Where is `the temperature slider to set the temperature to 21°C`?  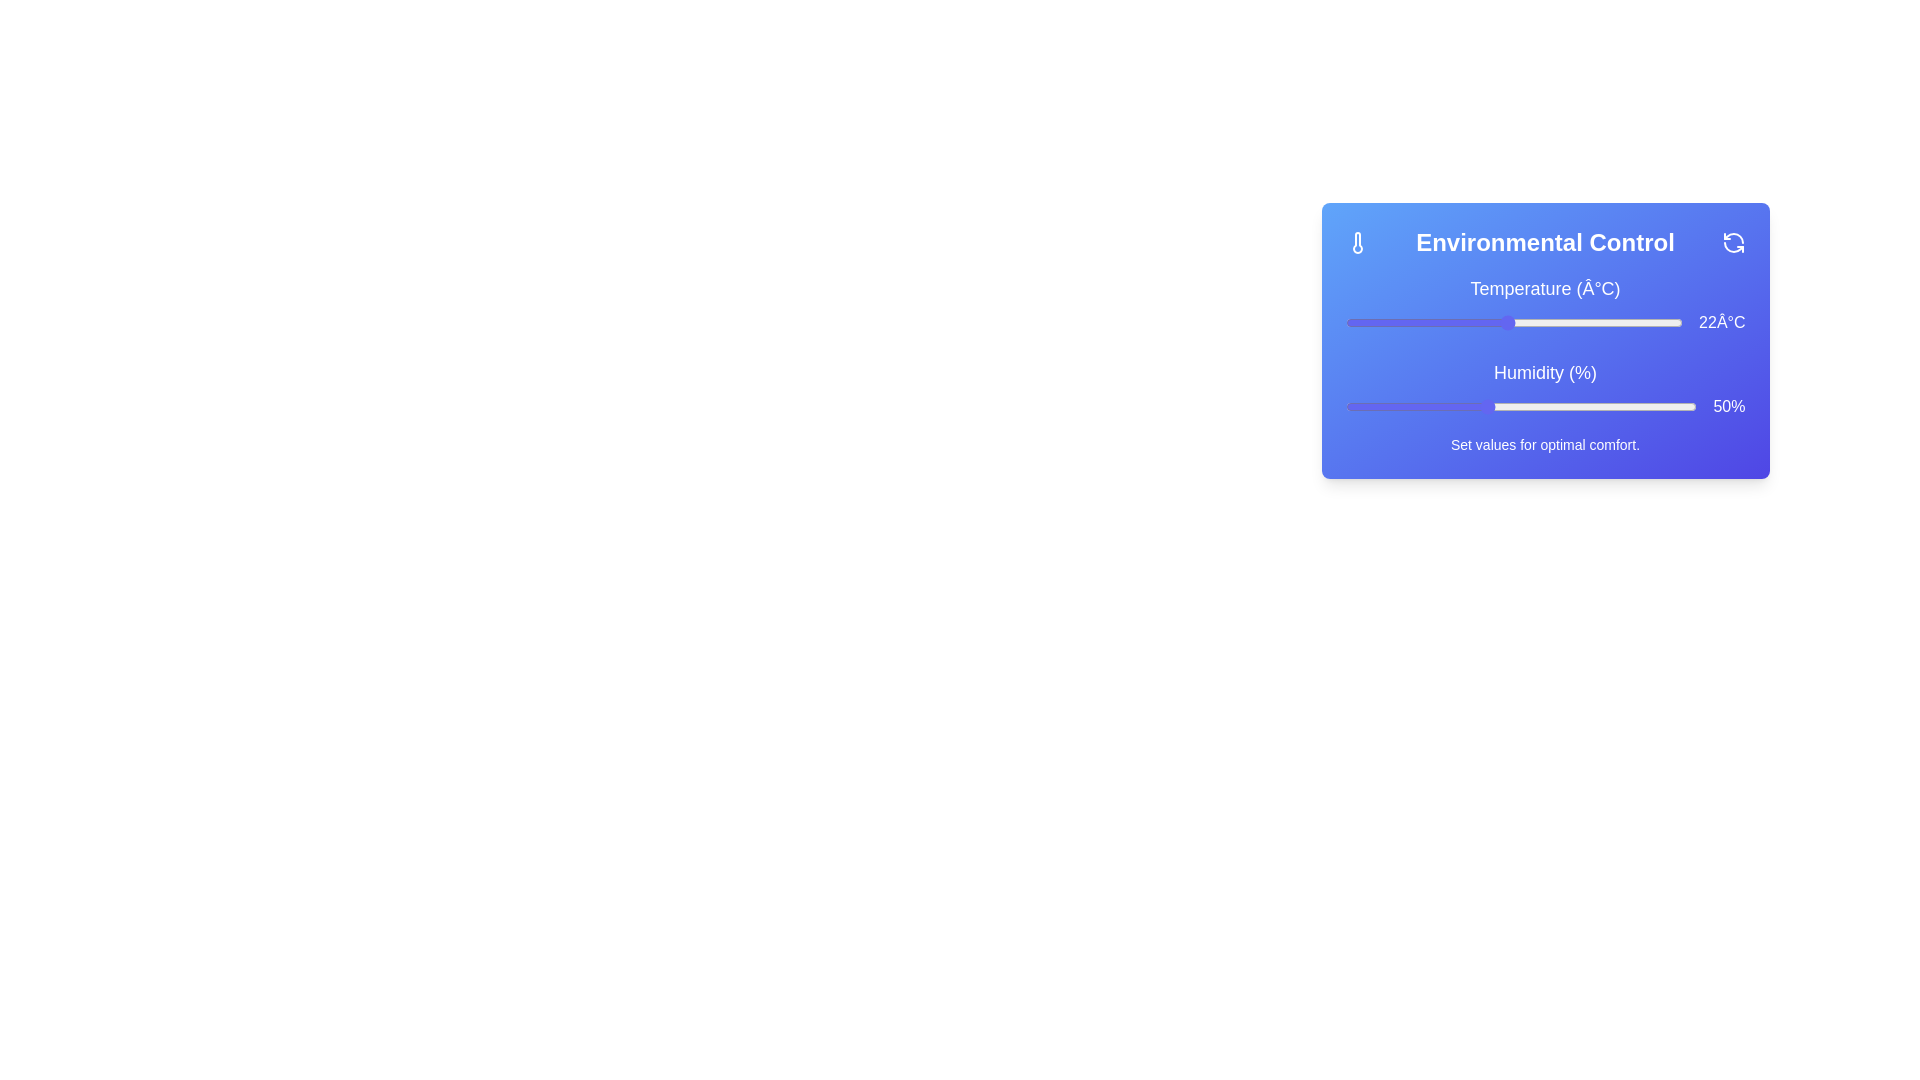 the temperature slider to set the temperature to 21°C is located at coordinates (1493, 322).